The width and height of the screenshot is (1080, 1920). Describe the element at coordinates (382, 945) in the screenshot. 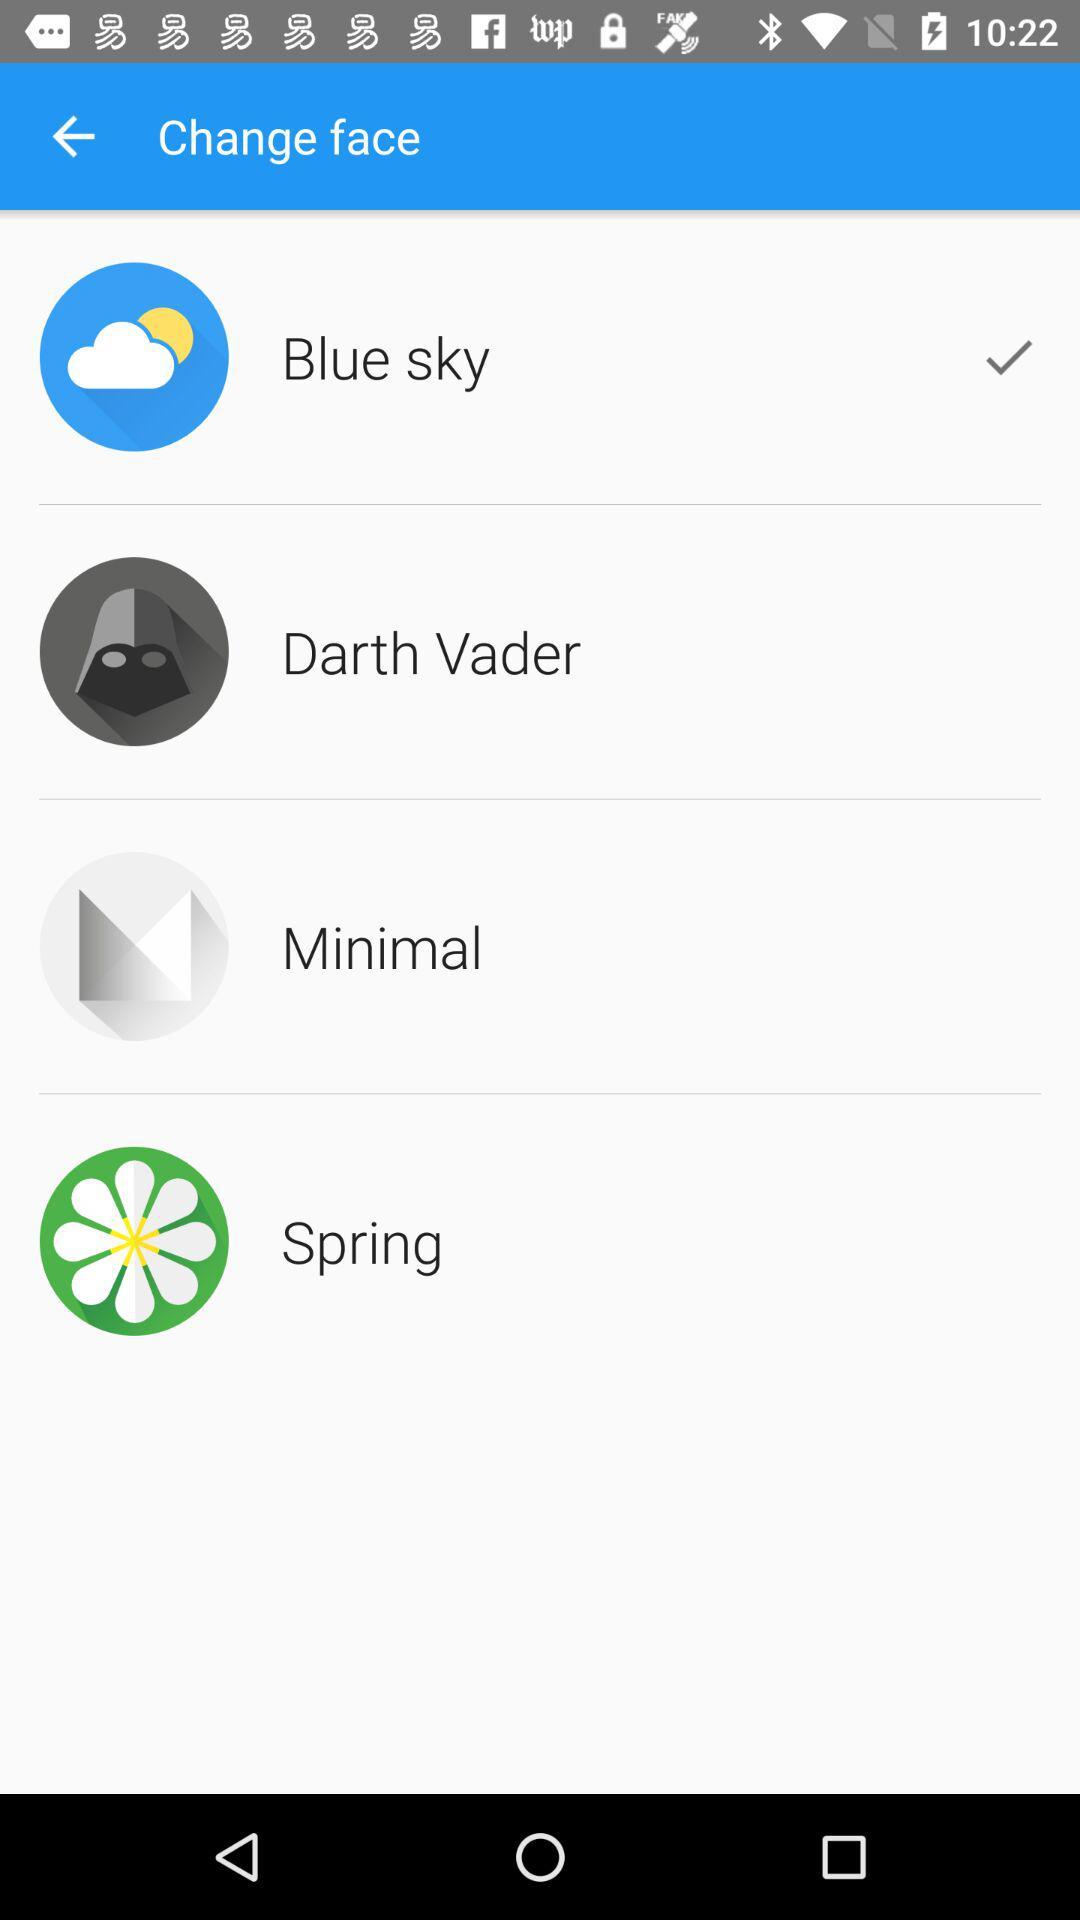

I see `item below darth vader` at that location.